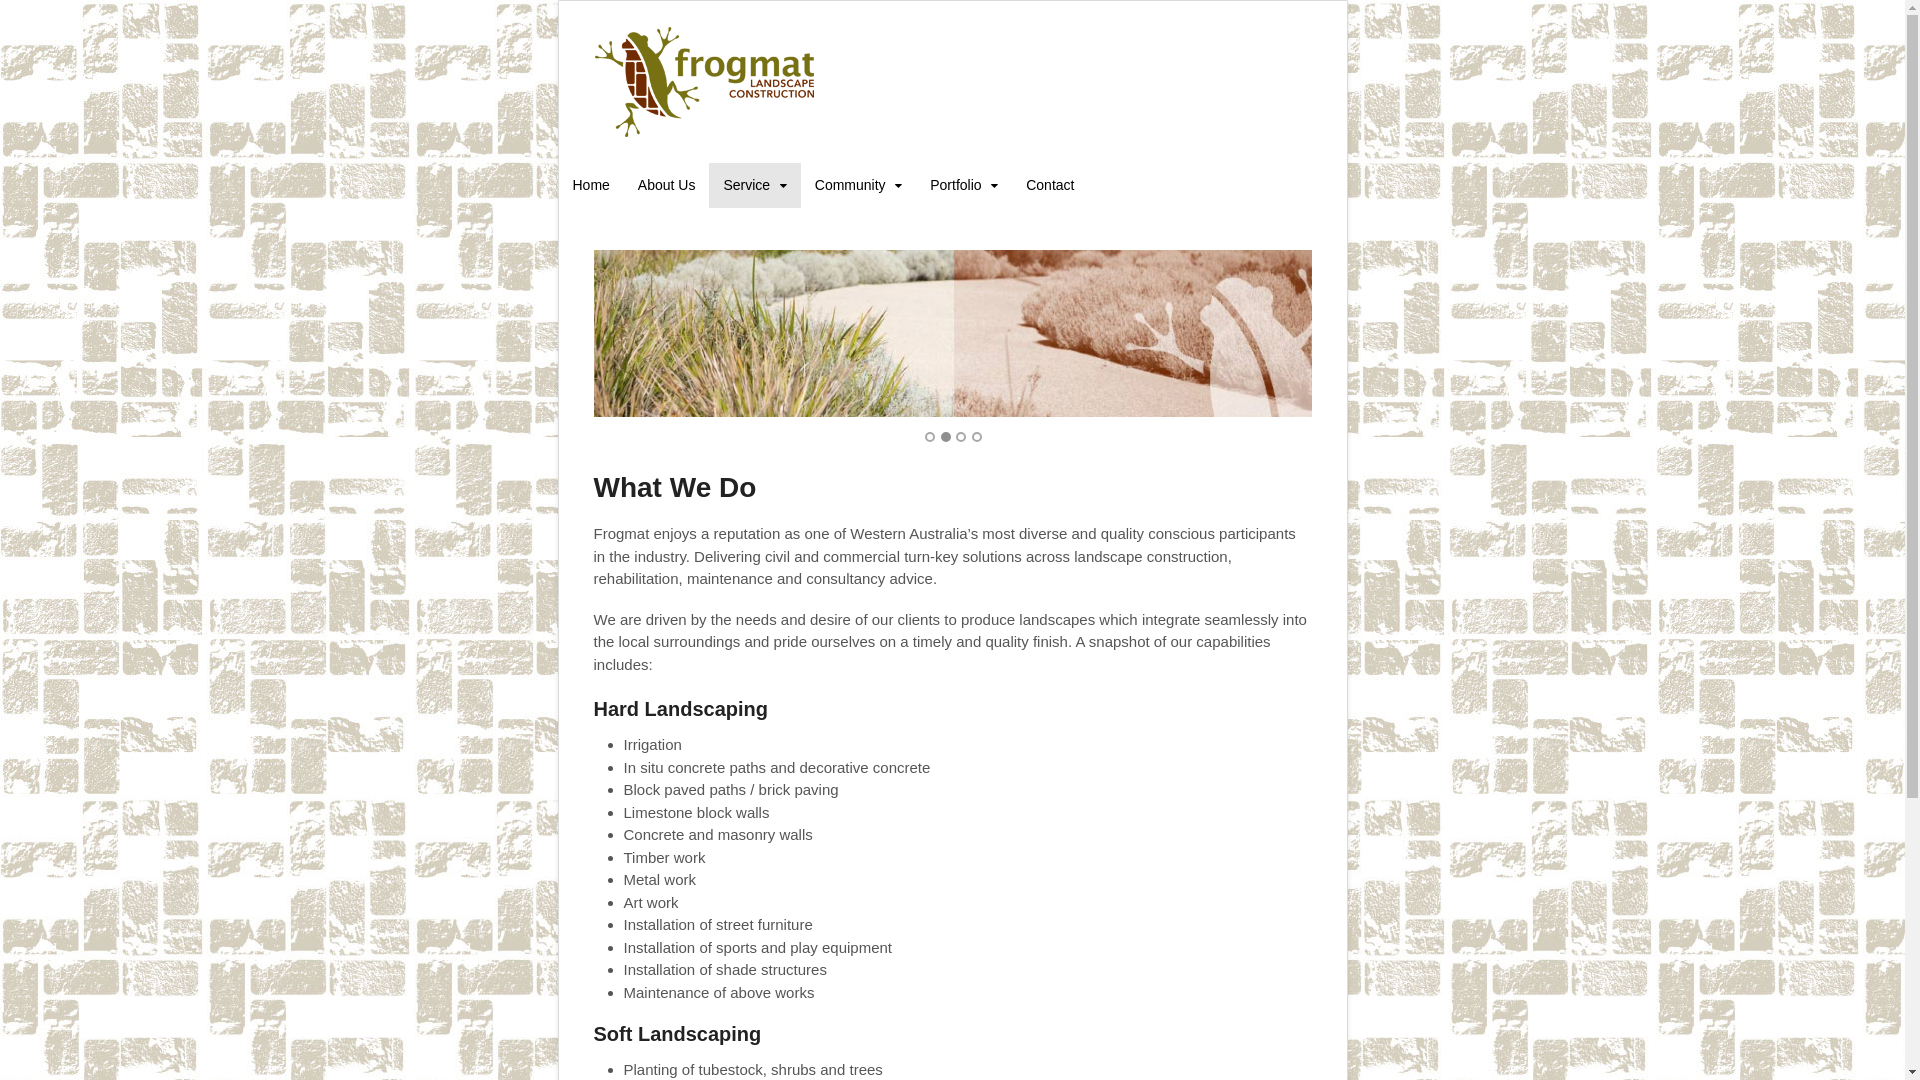  I want to click on 'Home', so click(589, 185).